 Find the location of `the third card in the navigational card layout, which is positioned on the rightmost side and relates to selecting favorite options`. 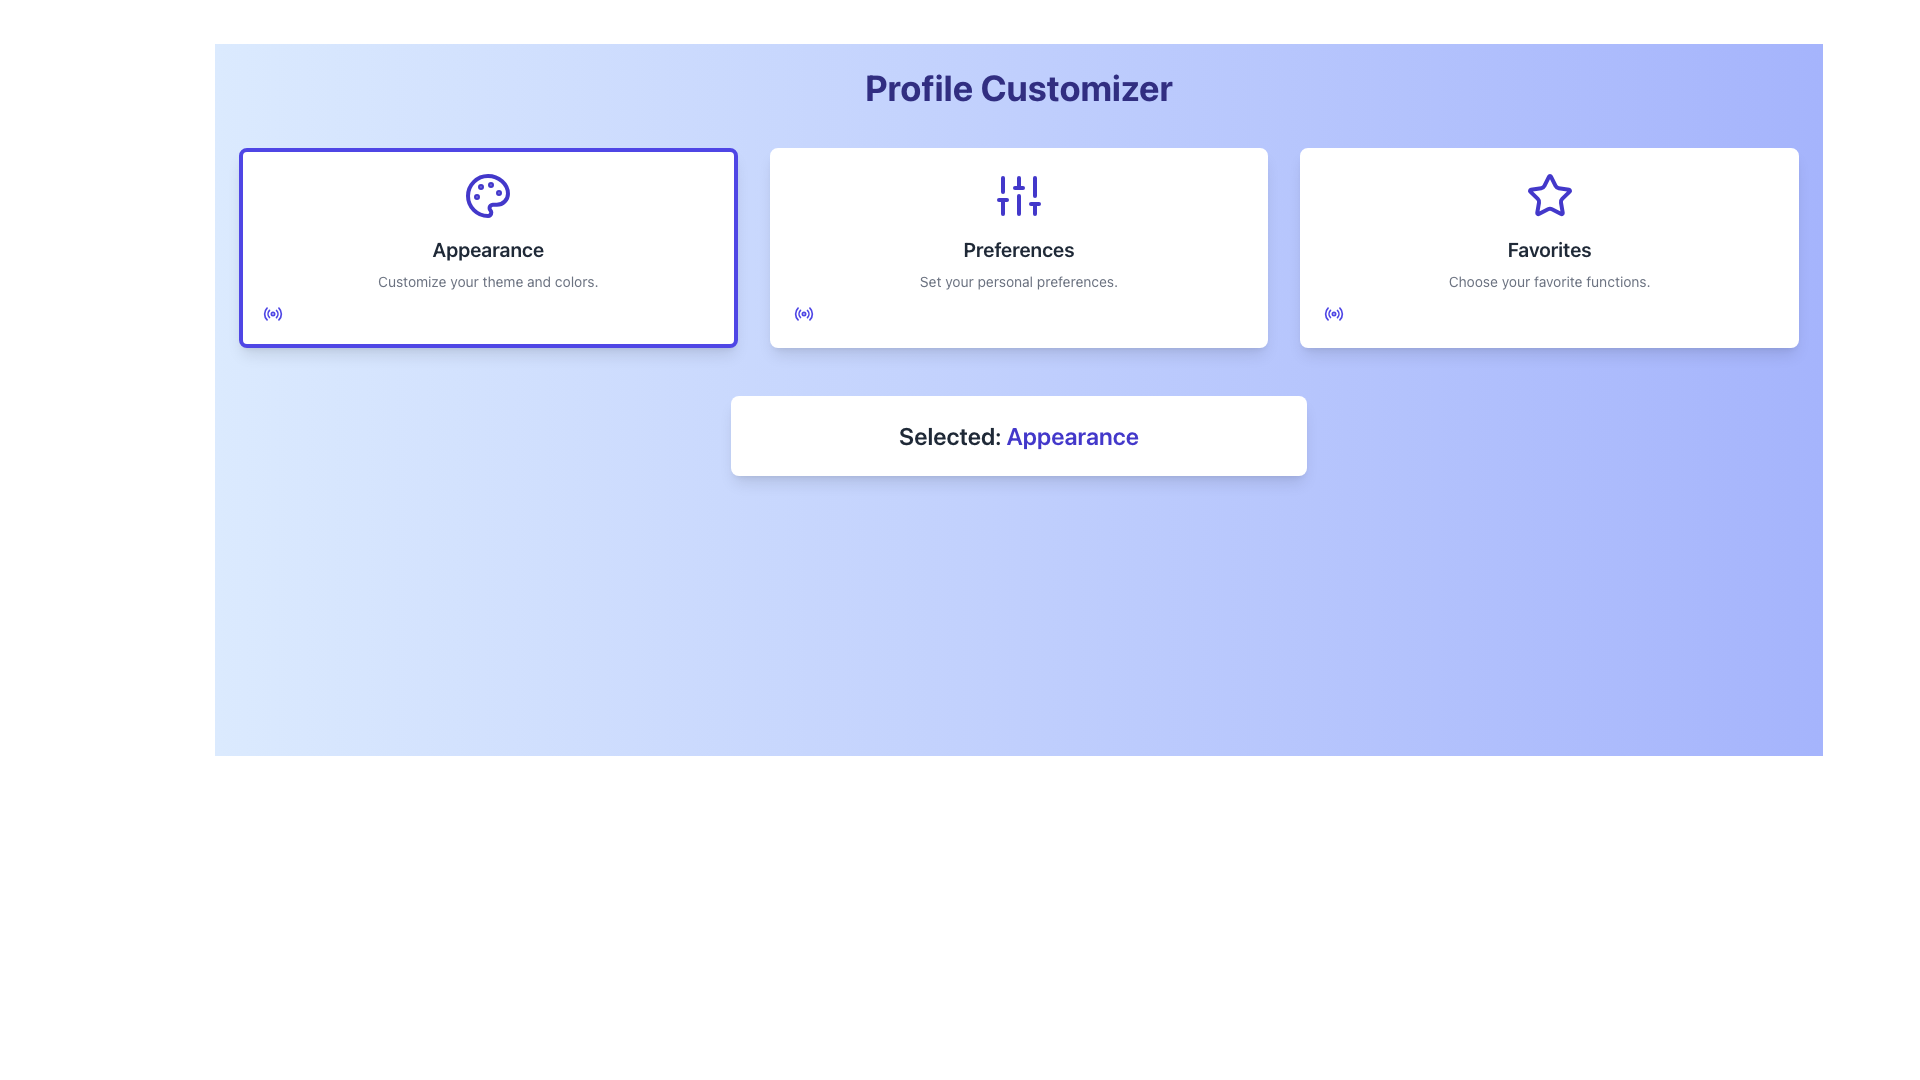

the third card in the navigational card layout, which is positioned on the rightmost side and relates to selecting favorite options is located at coordinates (1548, 246).